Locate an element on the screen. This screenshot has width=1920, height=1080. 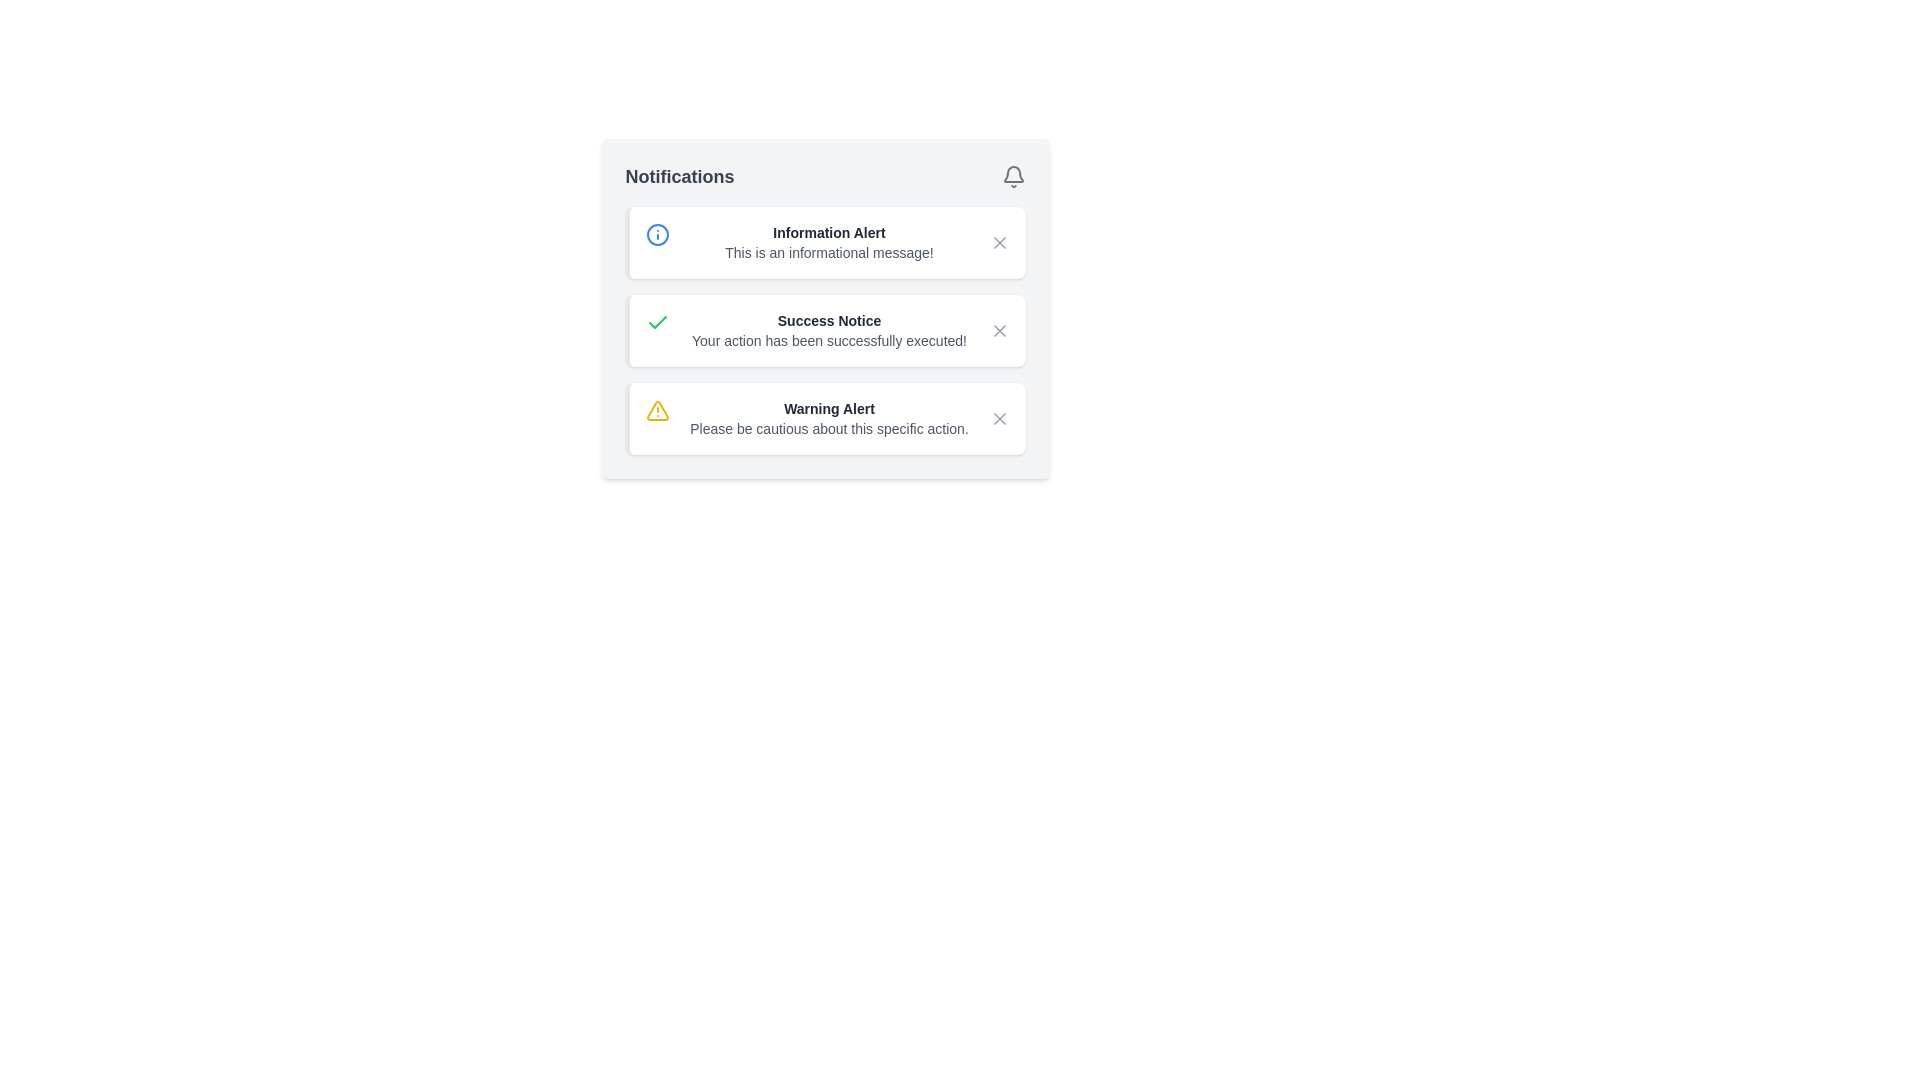
the 'Warning Alert' text label, which is bold, small font size, and dark gray color, located at the top of the notification box is located at coordinates (829, 407).